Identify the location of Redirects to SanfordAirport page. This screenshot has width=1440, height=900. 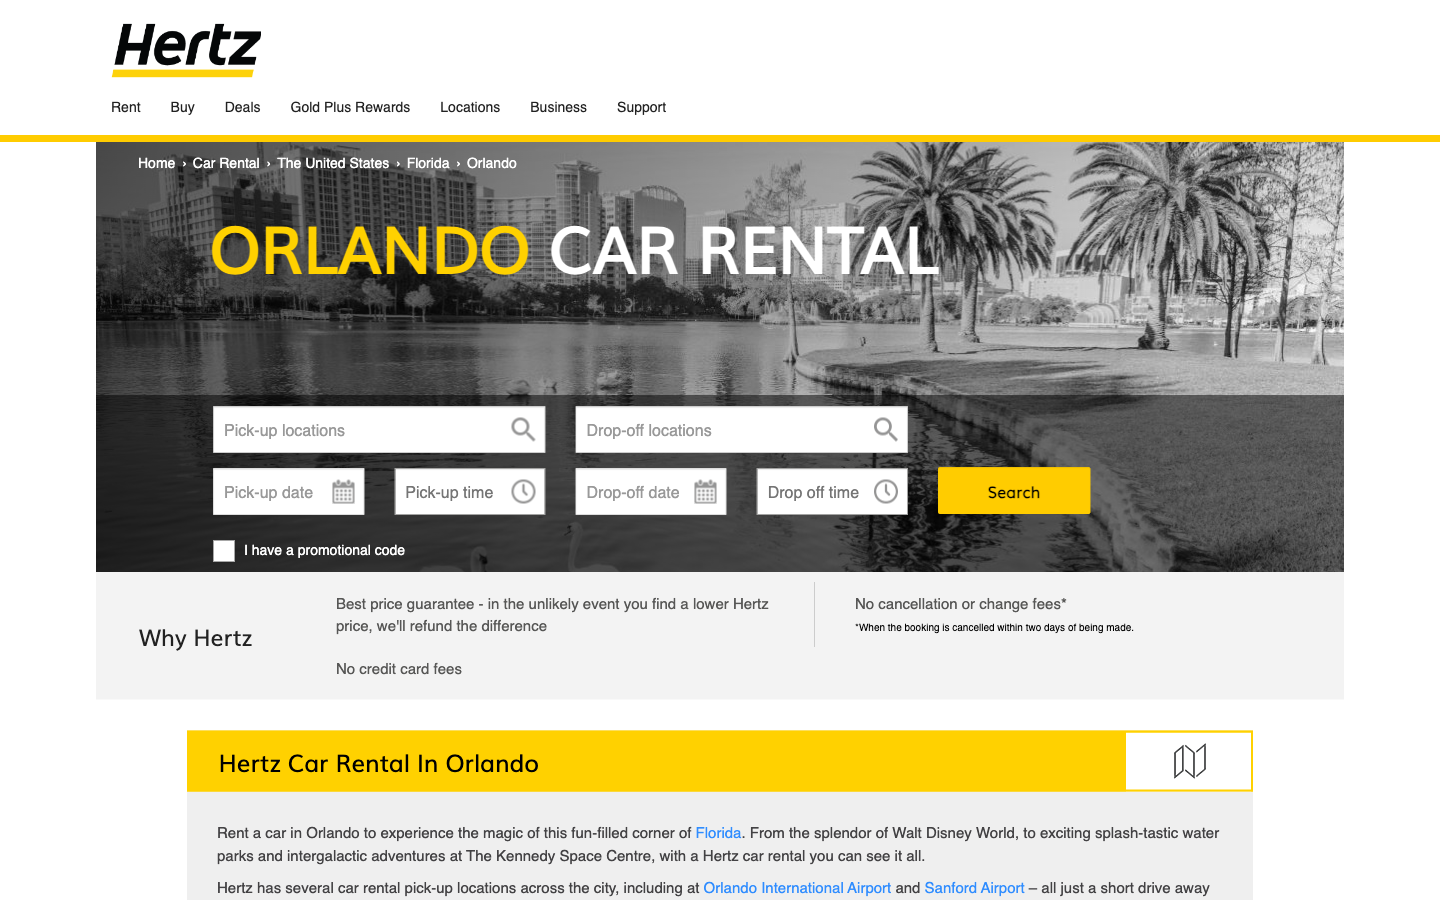
(974, 887).